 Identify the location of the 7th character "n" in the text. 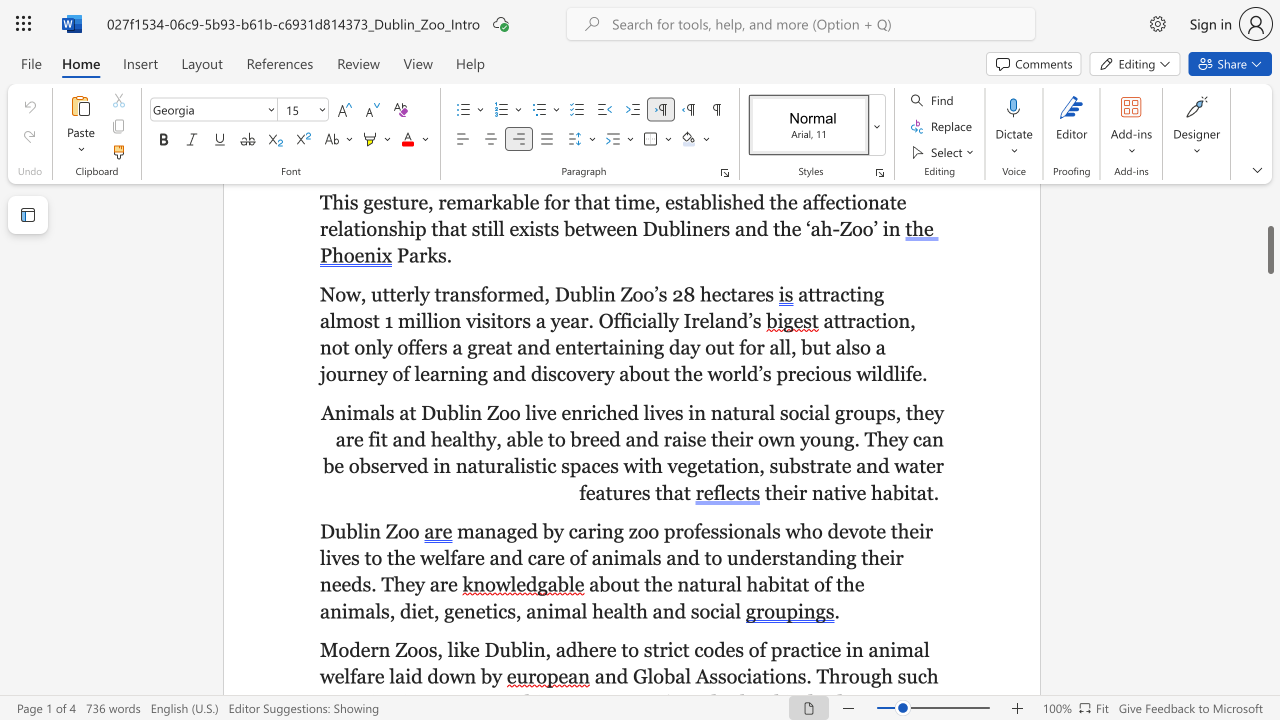
(743, 558).